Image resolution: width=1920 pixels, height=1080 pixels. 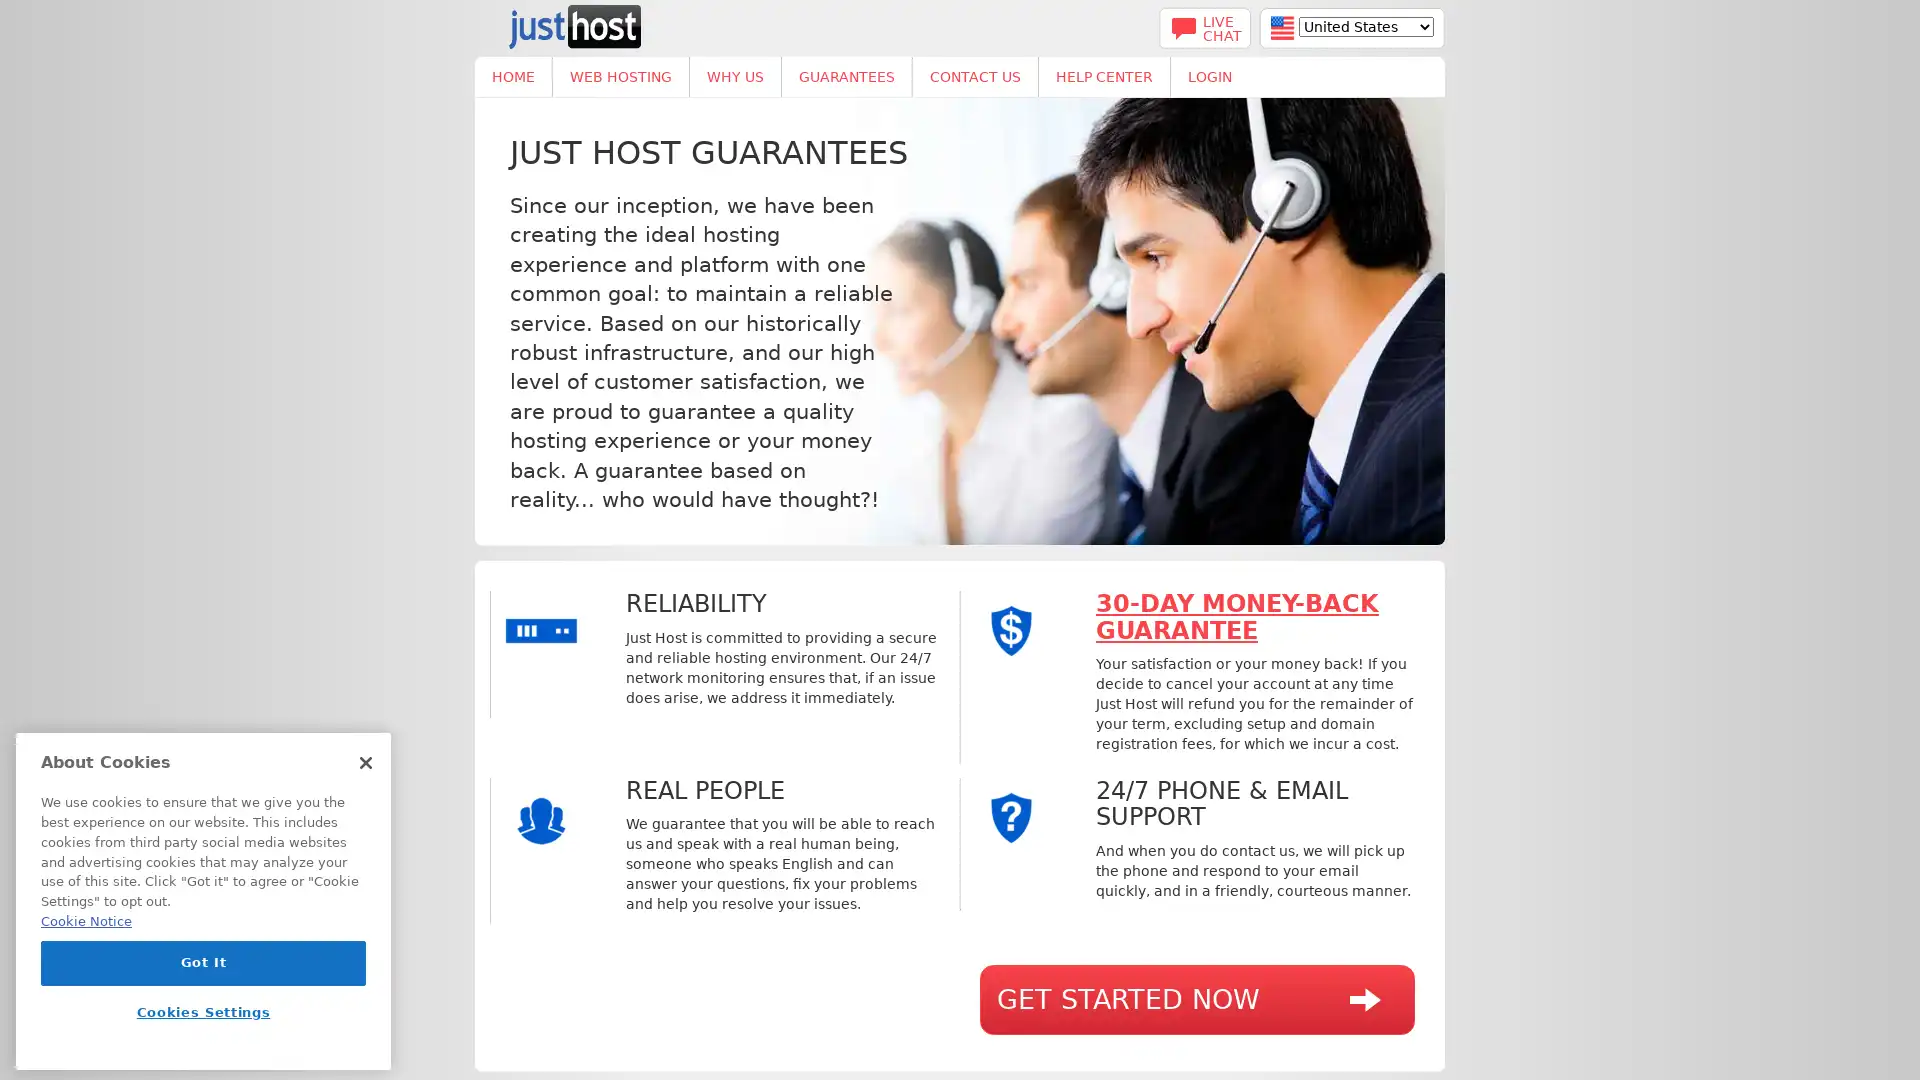 I want to click on Got It, so click(x=203, y=962).